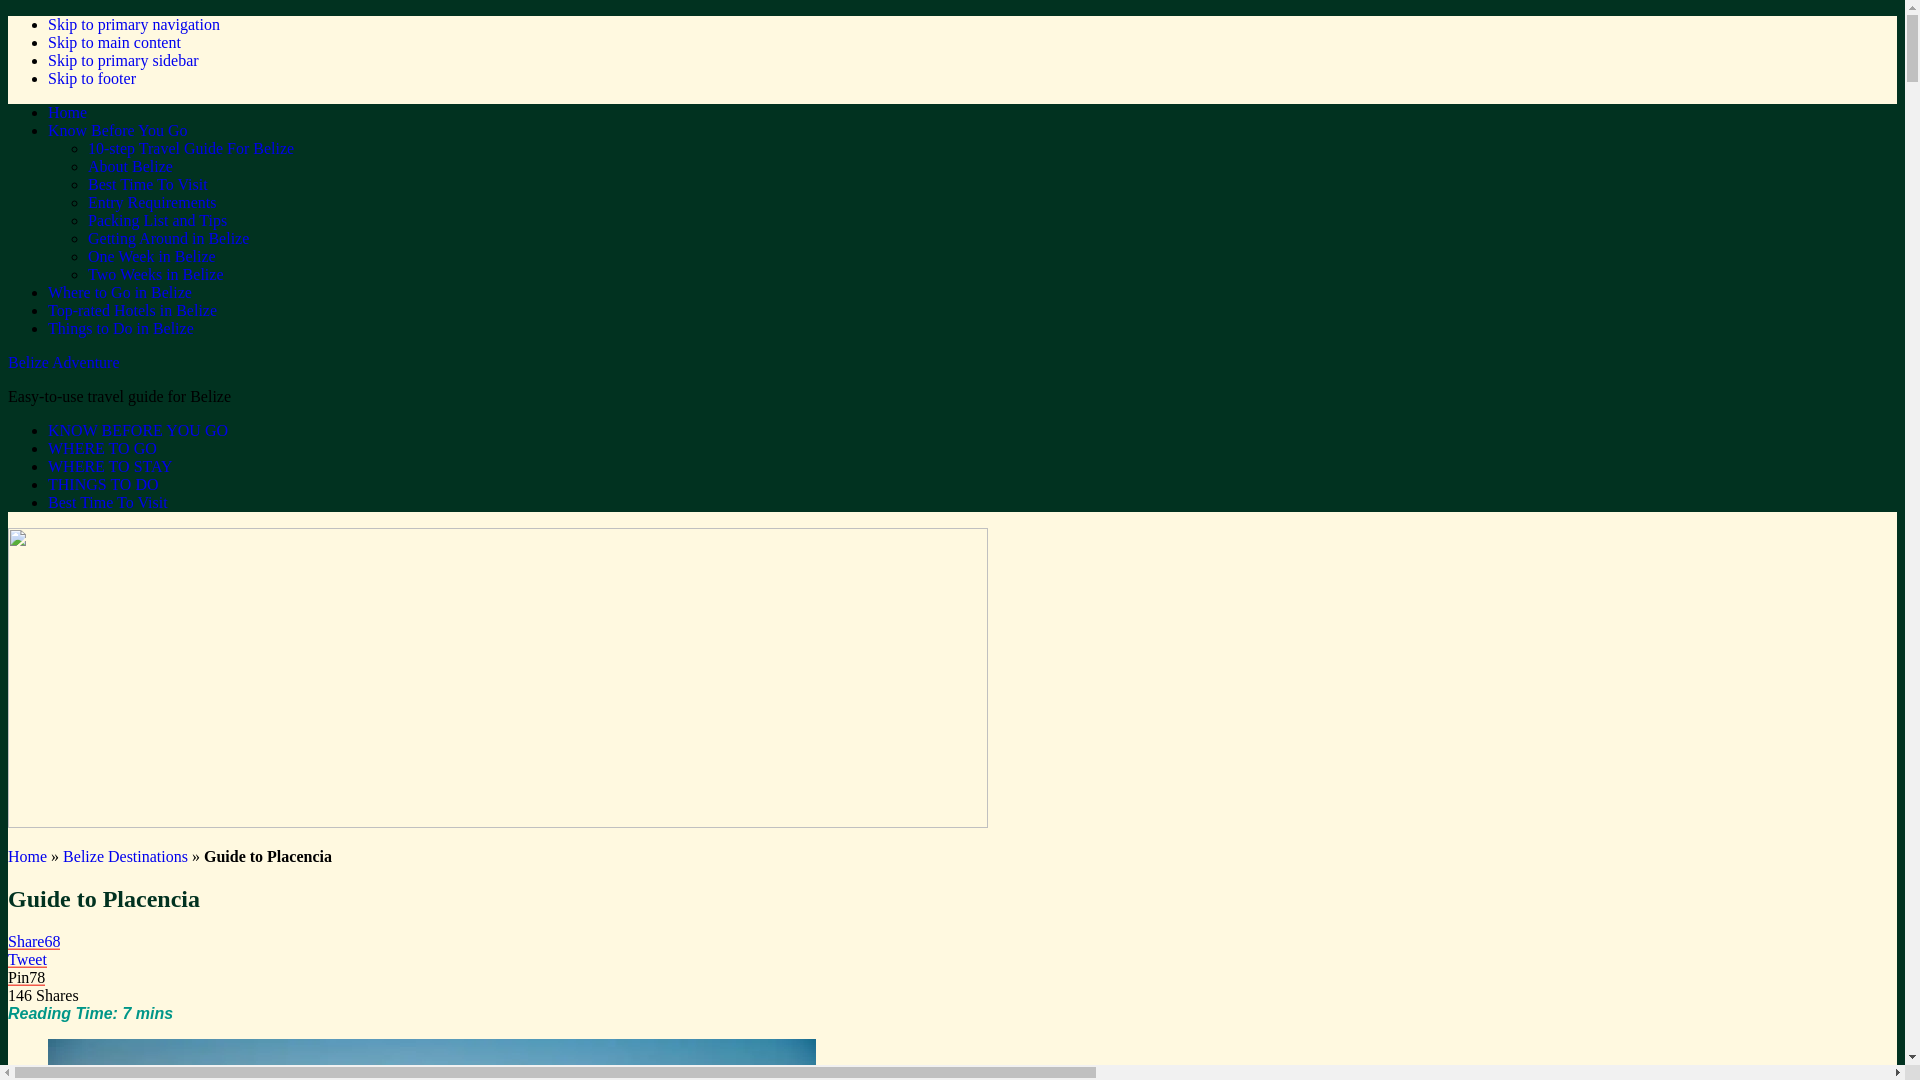 Image resolution: width=1920 pixels, height=1080 pixels. I want to click on 'Two Weeks in Belize', so click(154, 274).